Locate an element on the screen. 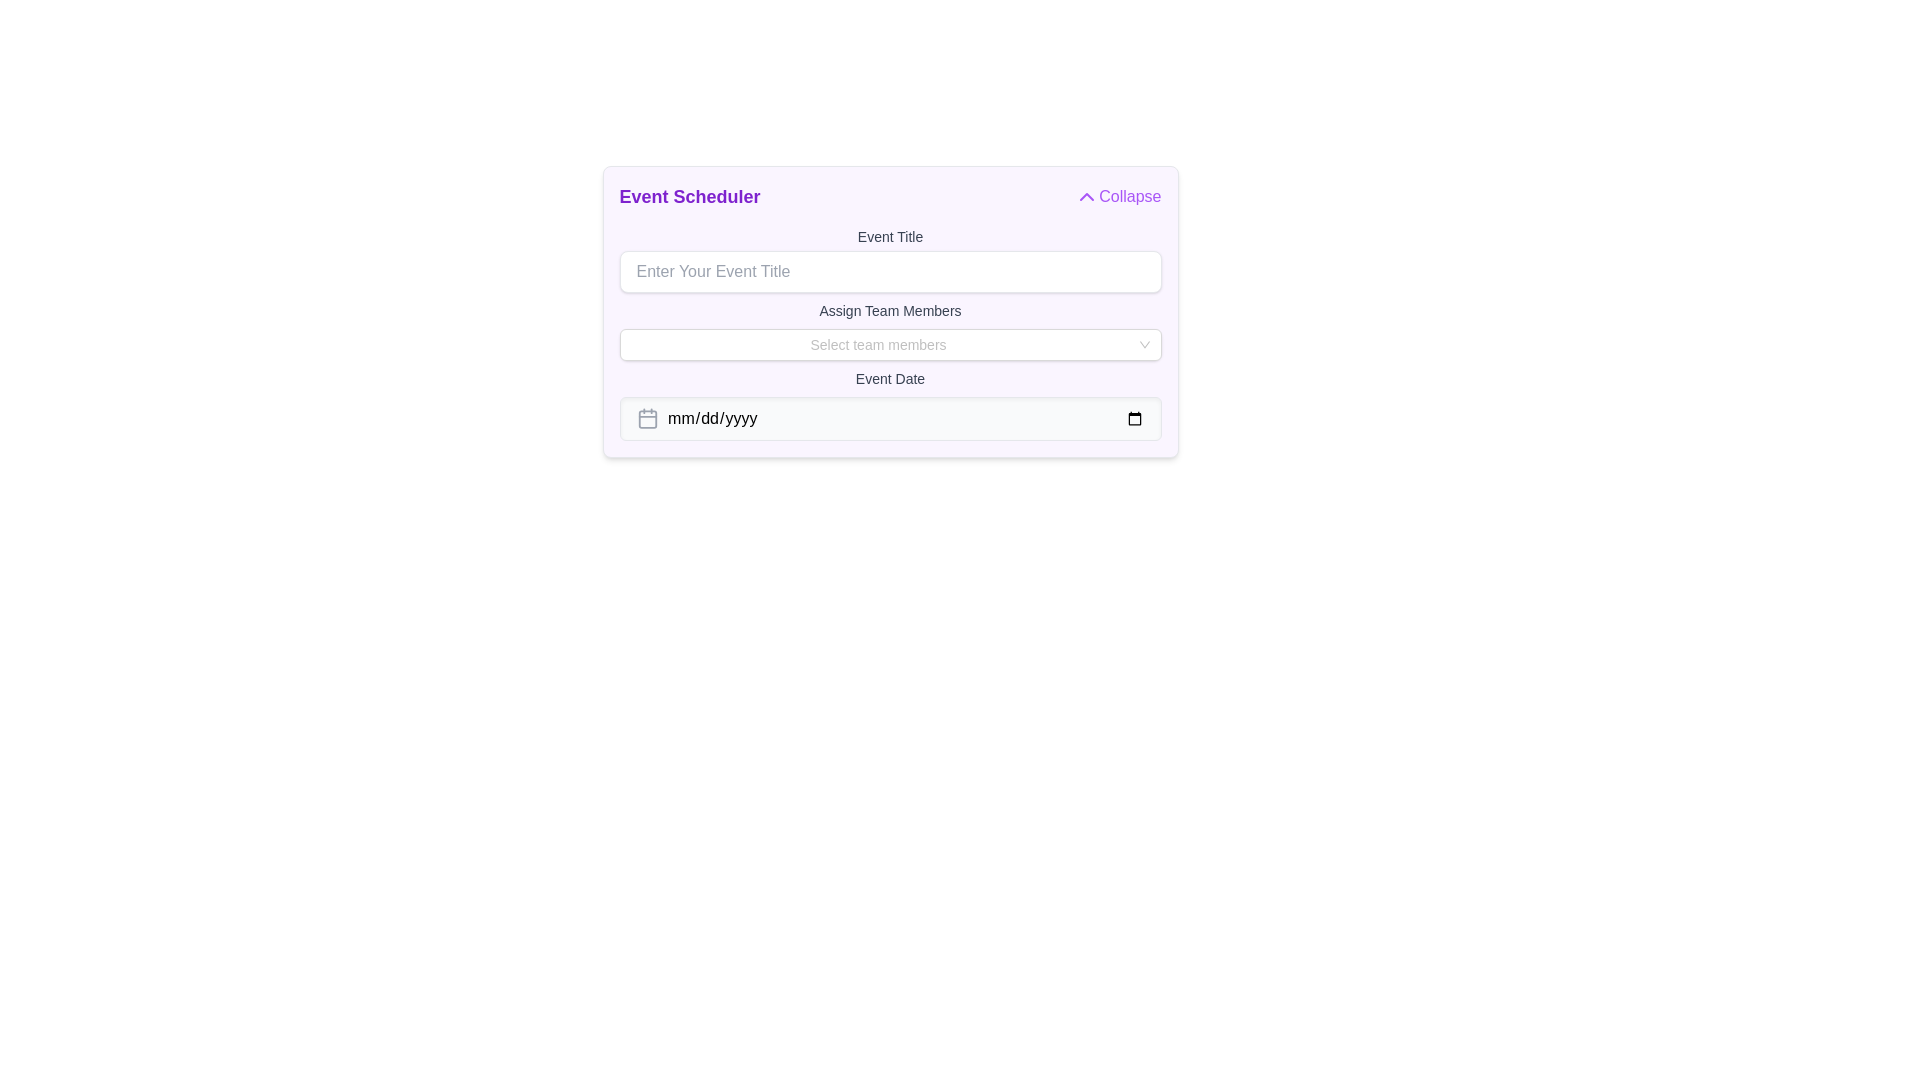 The width and height of the screenshot is (1920, 1080). the Date input field located below the team selection field, which allows users to input a date or open a calendar view for date selection is located at coordinates (889, 405).